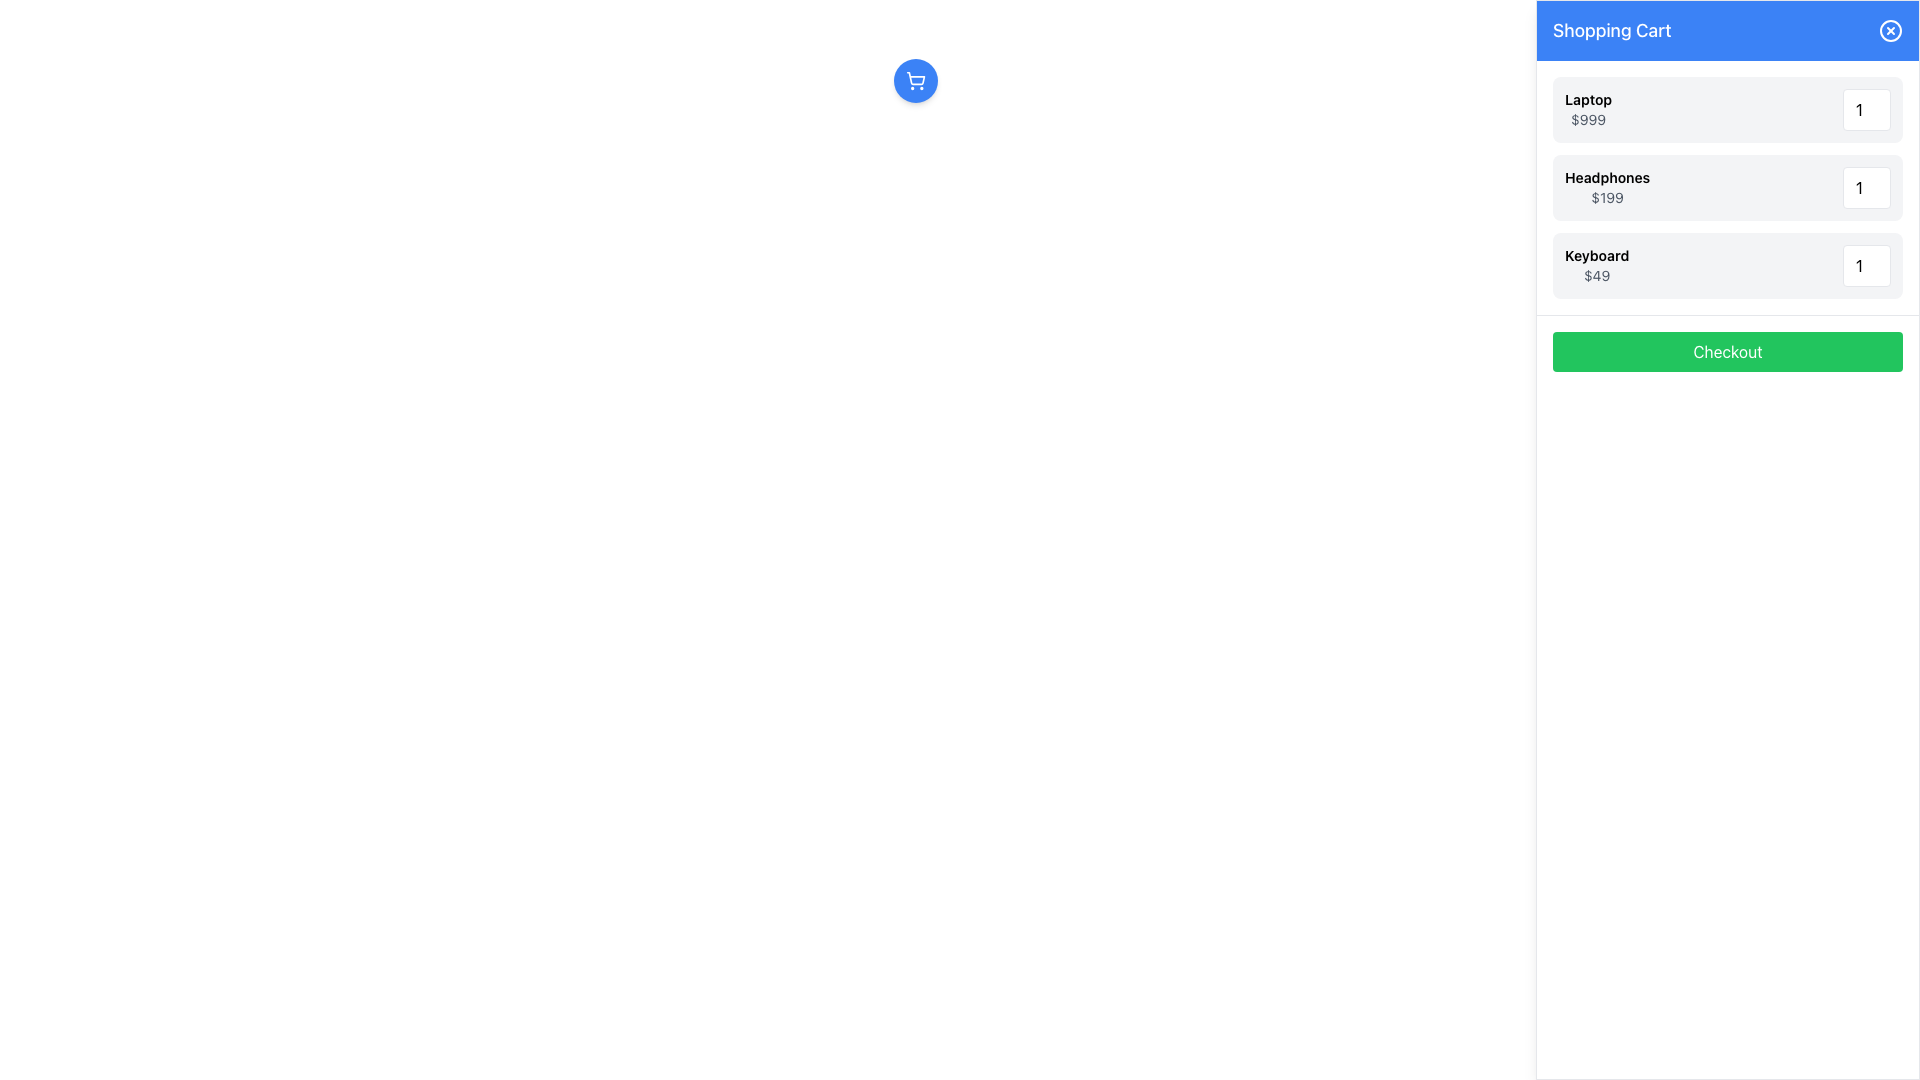 Image resolution: width=1920 pixels, height=1080 pixels. I want to click on the text label displaying 'Headphones' in the shopping cart interface, located below the 'Laptop' entry and above the price of $199, so click(1607, 176).